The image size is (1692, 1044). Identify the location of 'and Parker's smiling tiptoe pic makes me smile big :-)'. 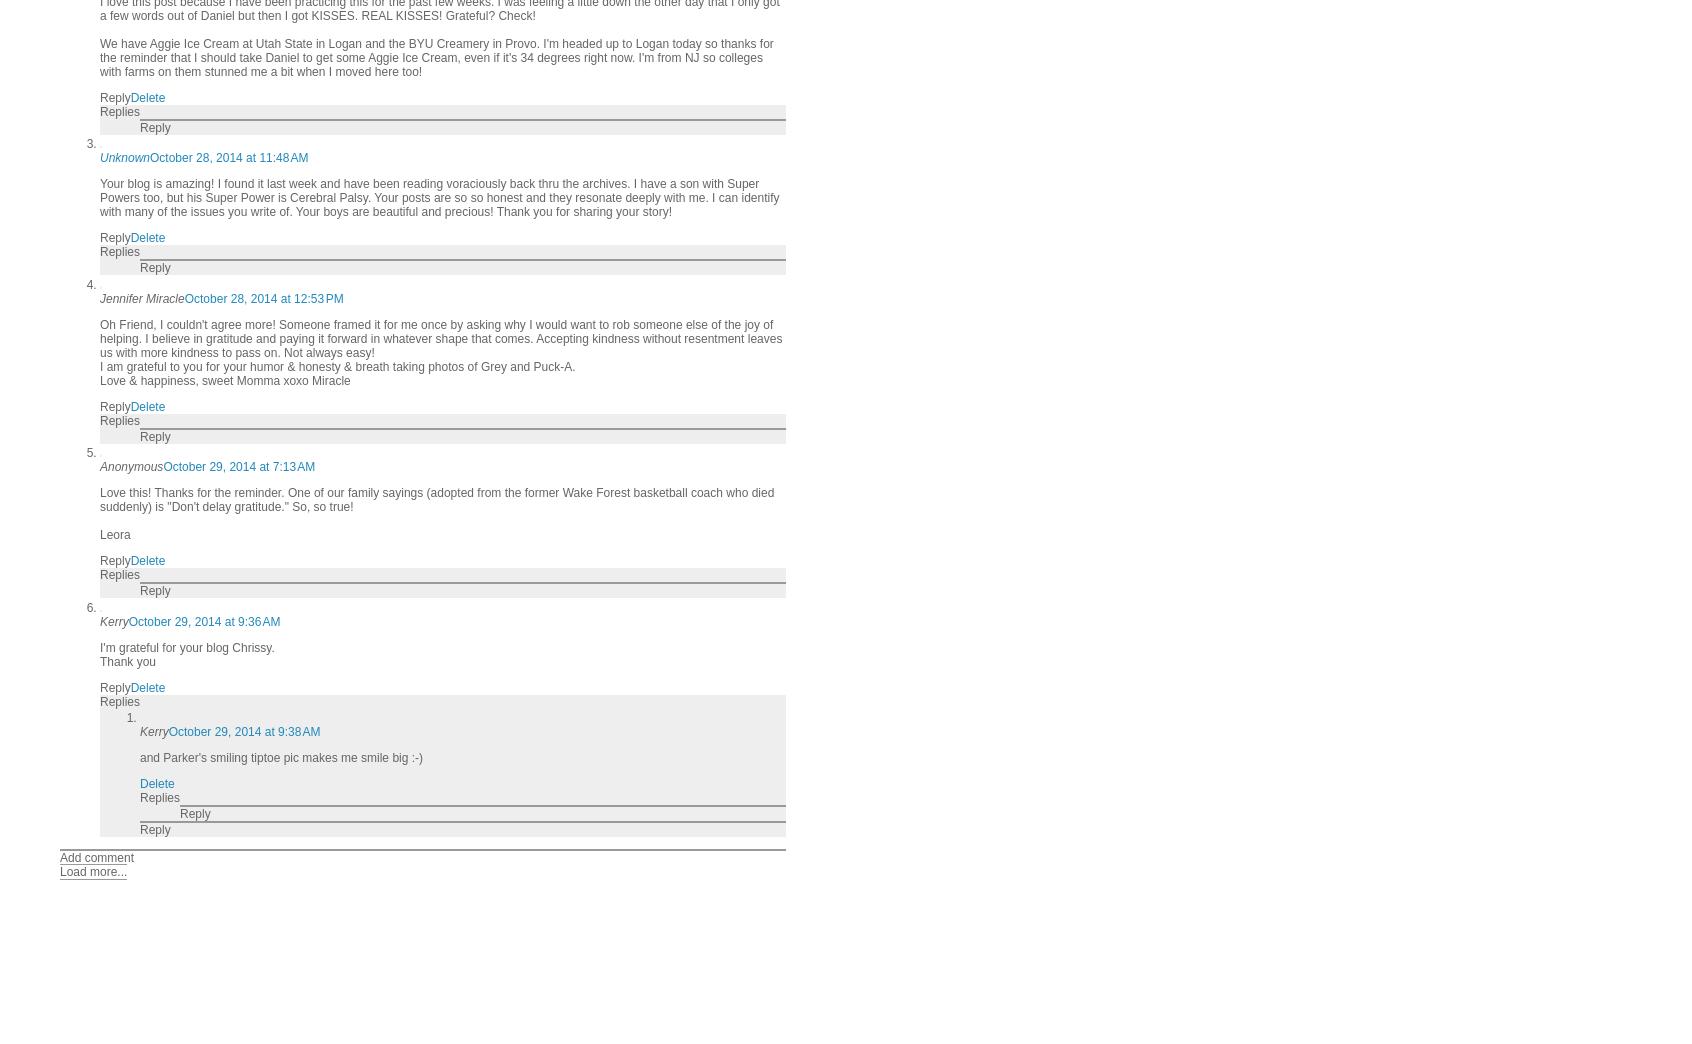
(281, 757).